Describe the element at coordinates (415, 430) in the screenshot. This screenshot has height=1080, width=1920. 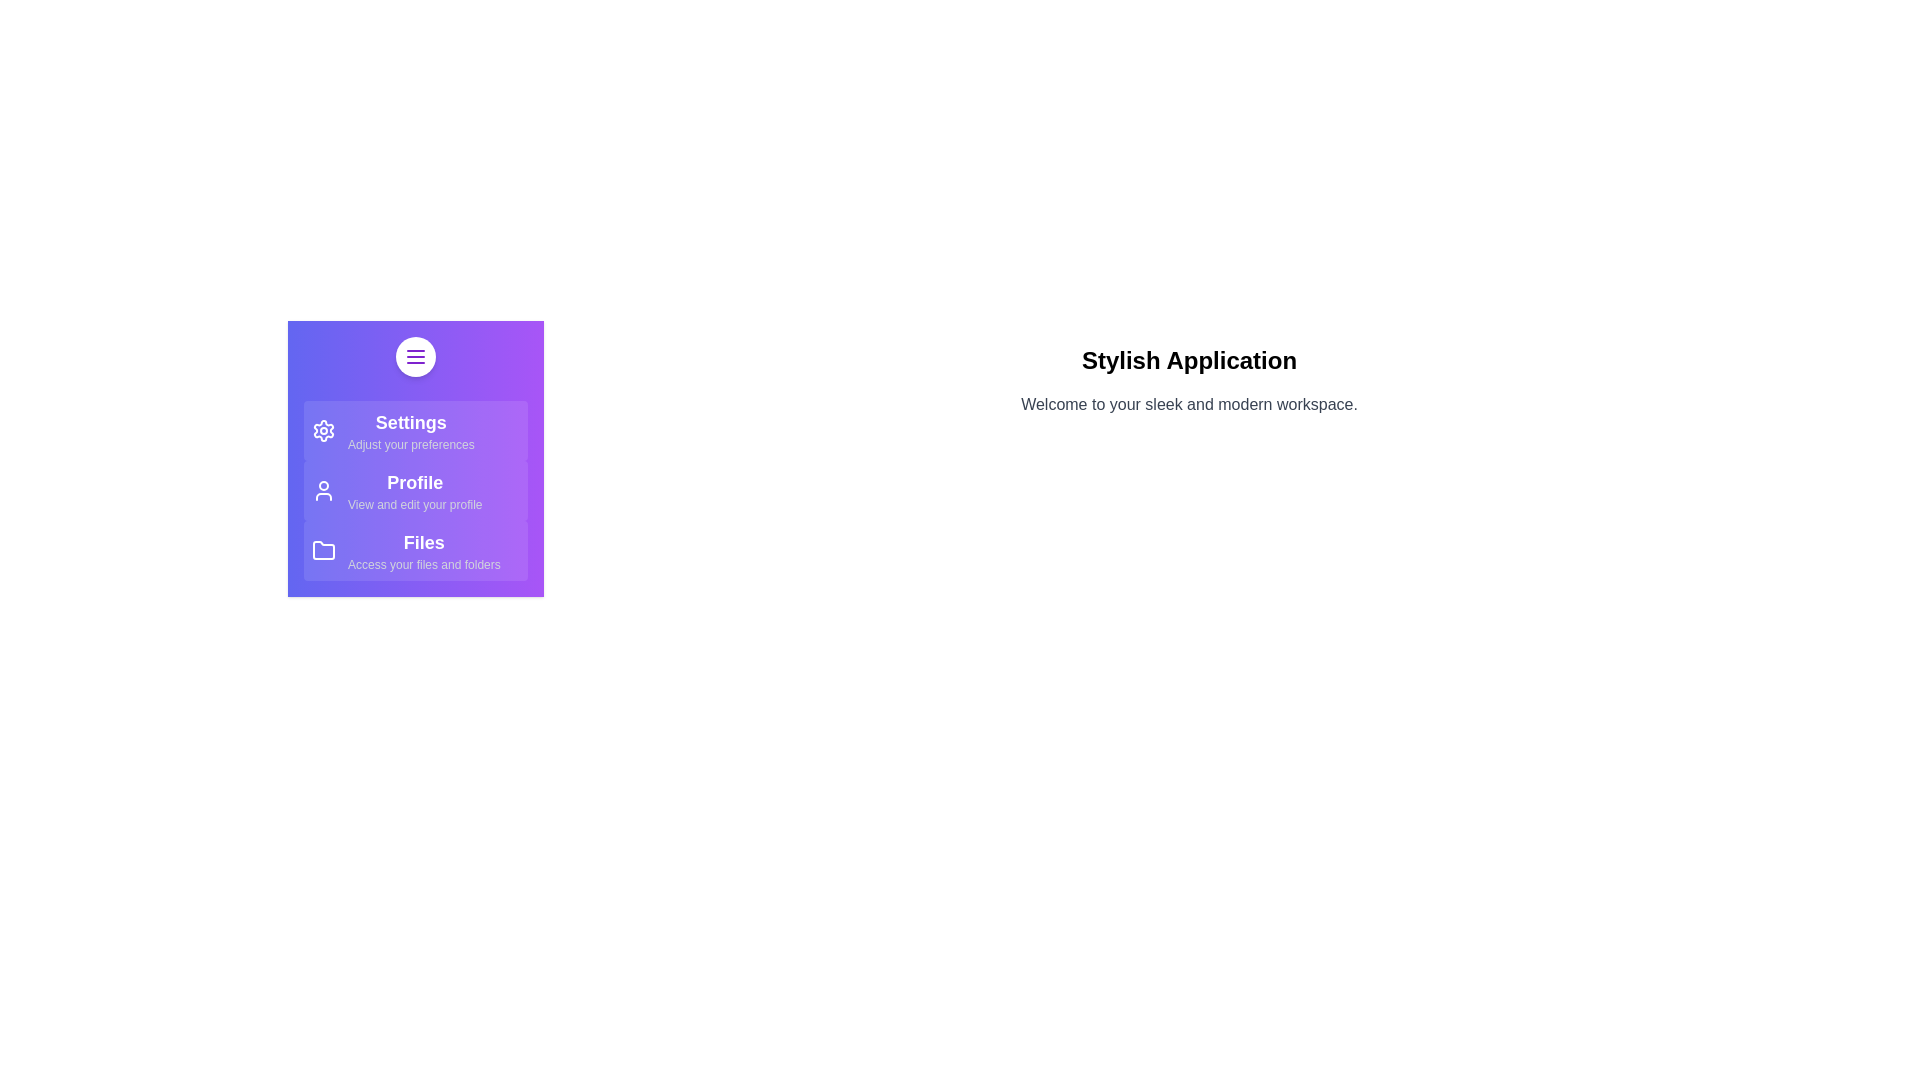
I see `the 'Settings' item in the drawer menu` at that location.